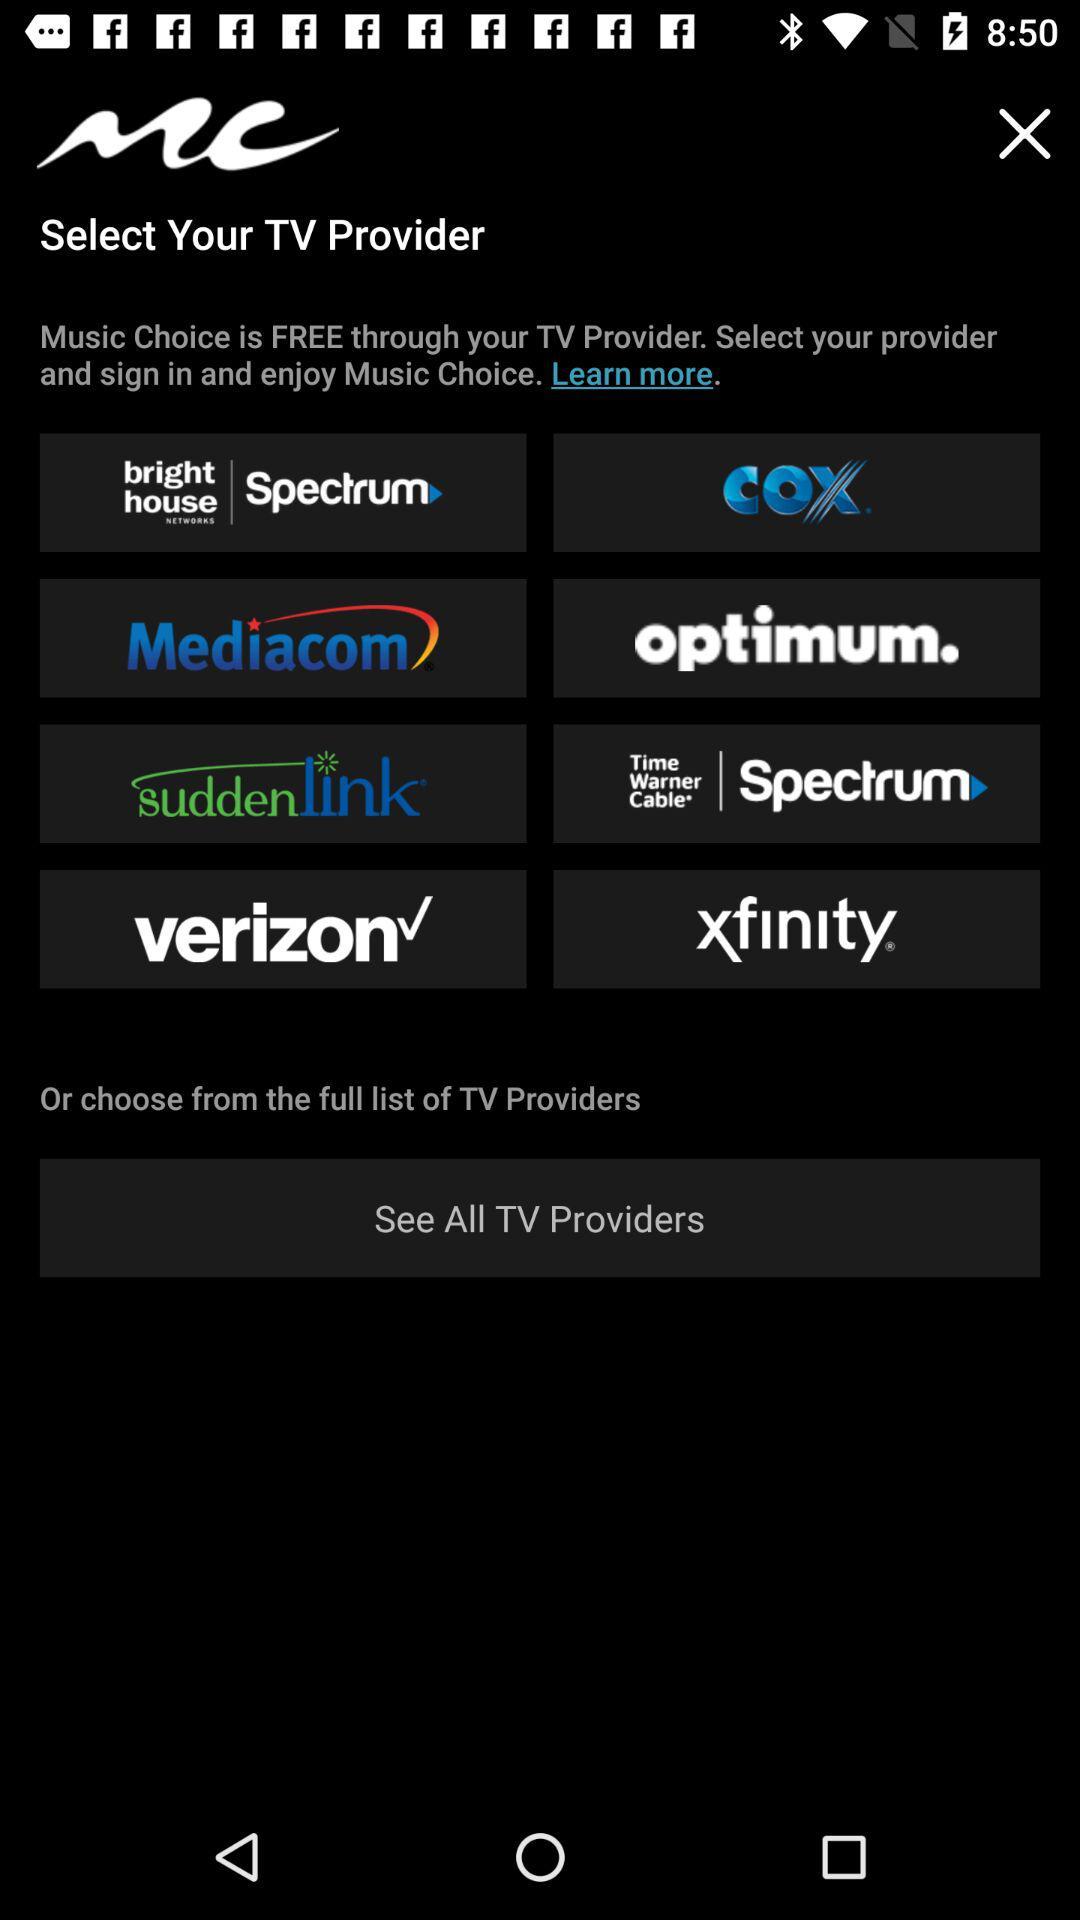 The height and width of the screenshot is (1920, 1080). I want to click on the icon which is above the text select your tv provider, so click(188, 133).